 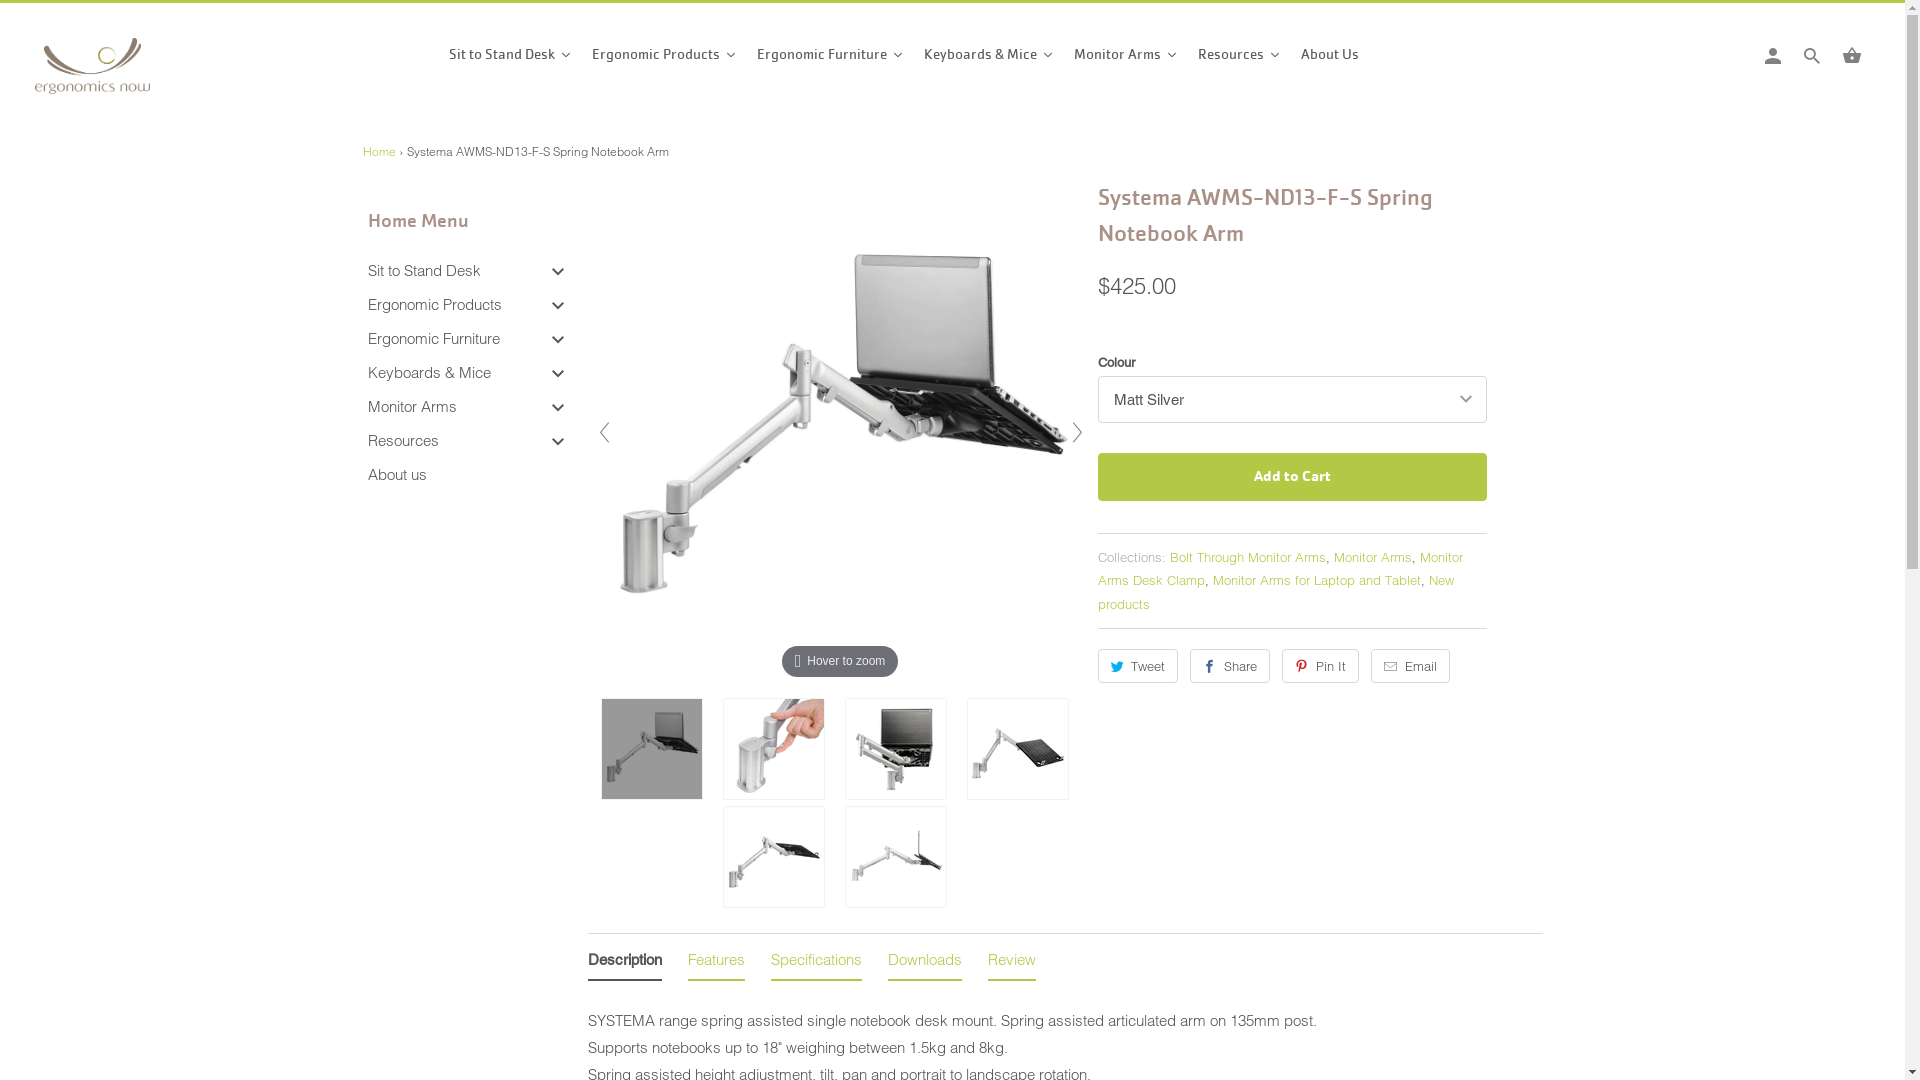 What do you see at coordinates (402, 439) in the screenshot?
I see `'Resources'` at bounding box center [402, 439].